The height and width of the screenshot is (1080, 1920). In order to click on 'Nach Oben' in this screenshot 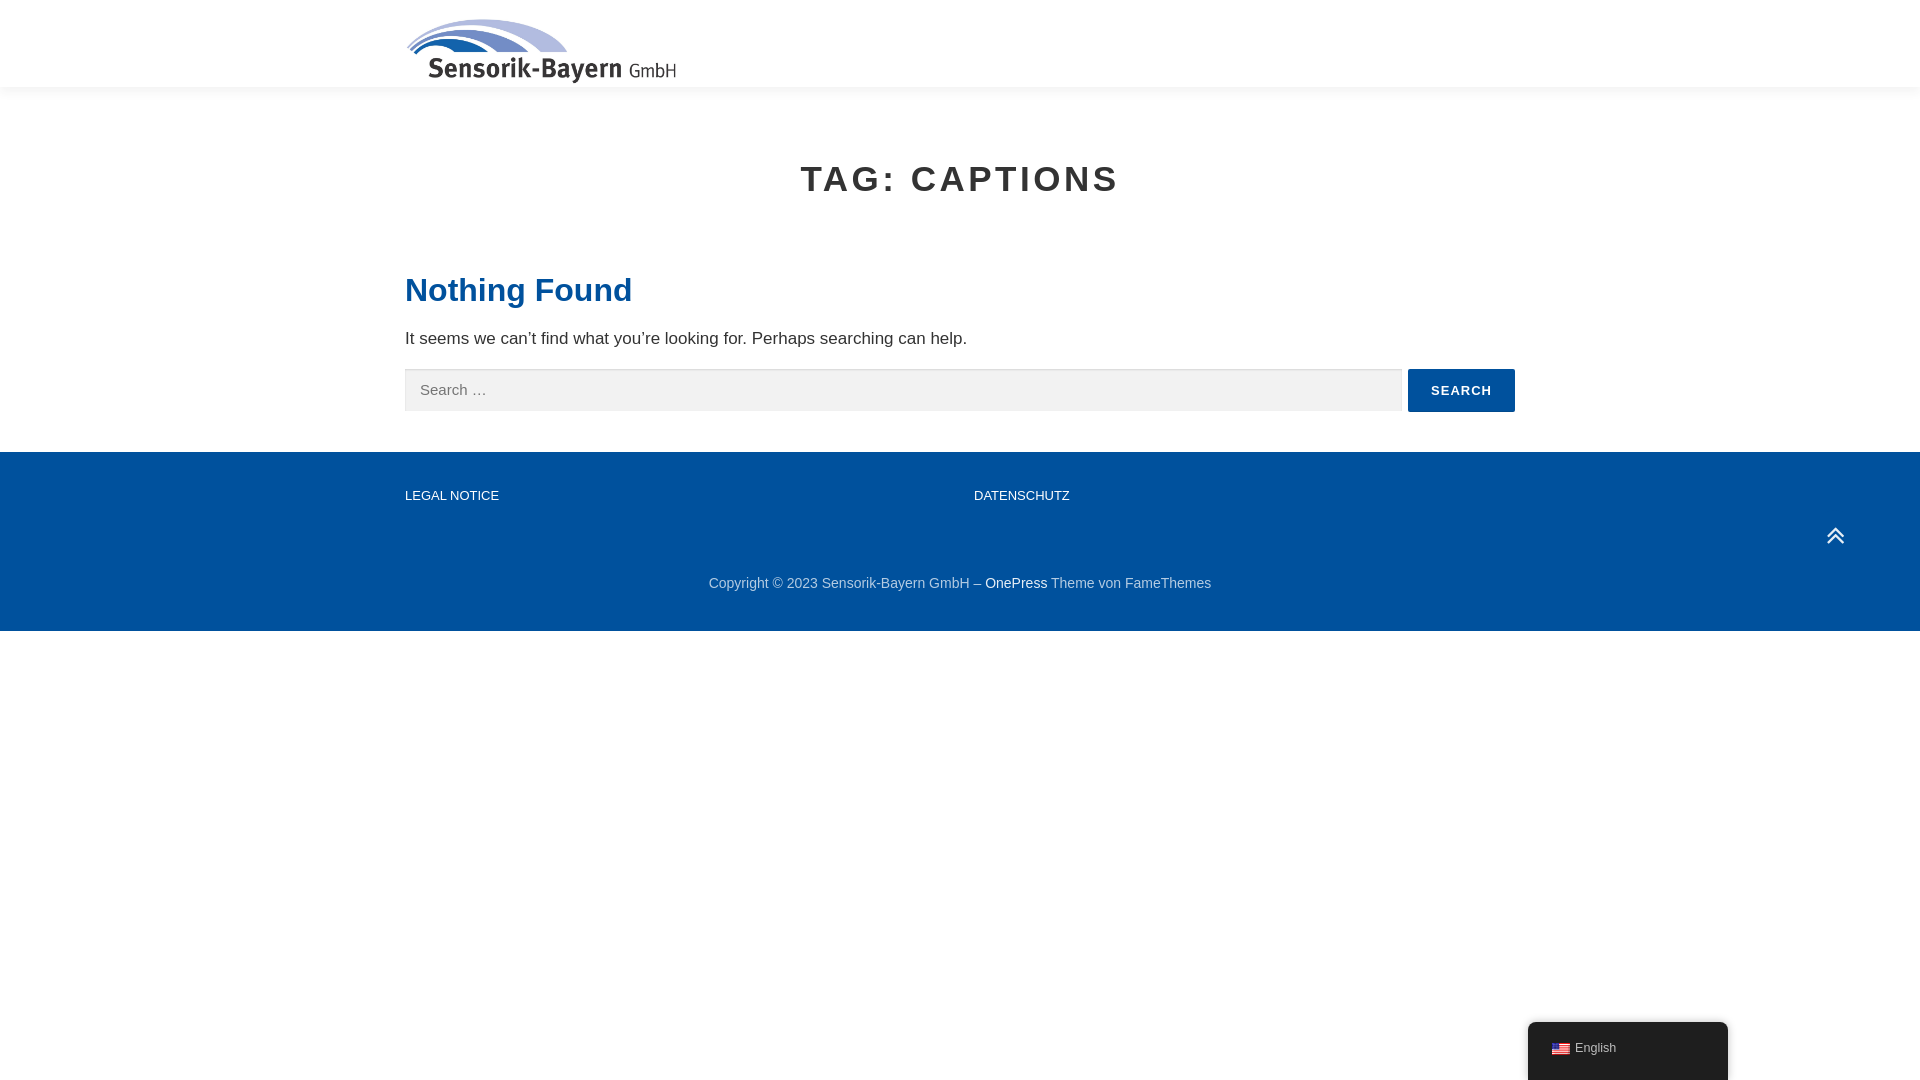, I will do `click(1824, 526)`.